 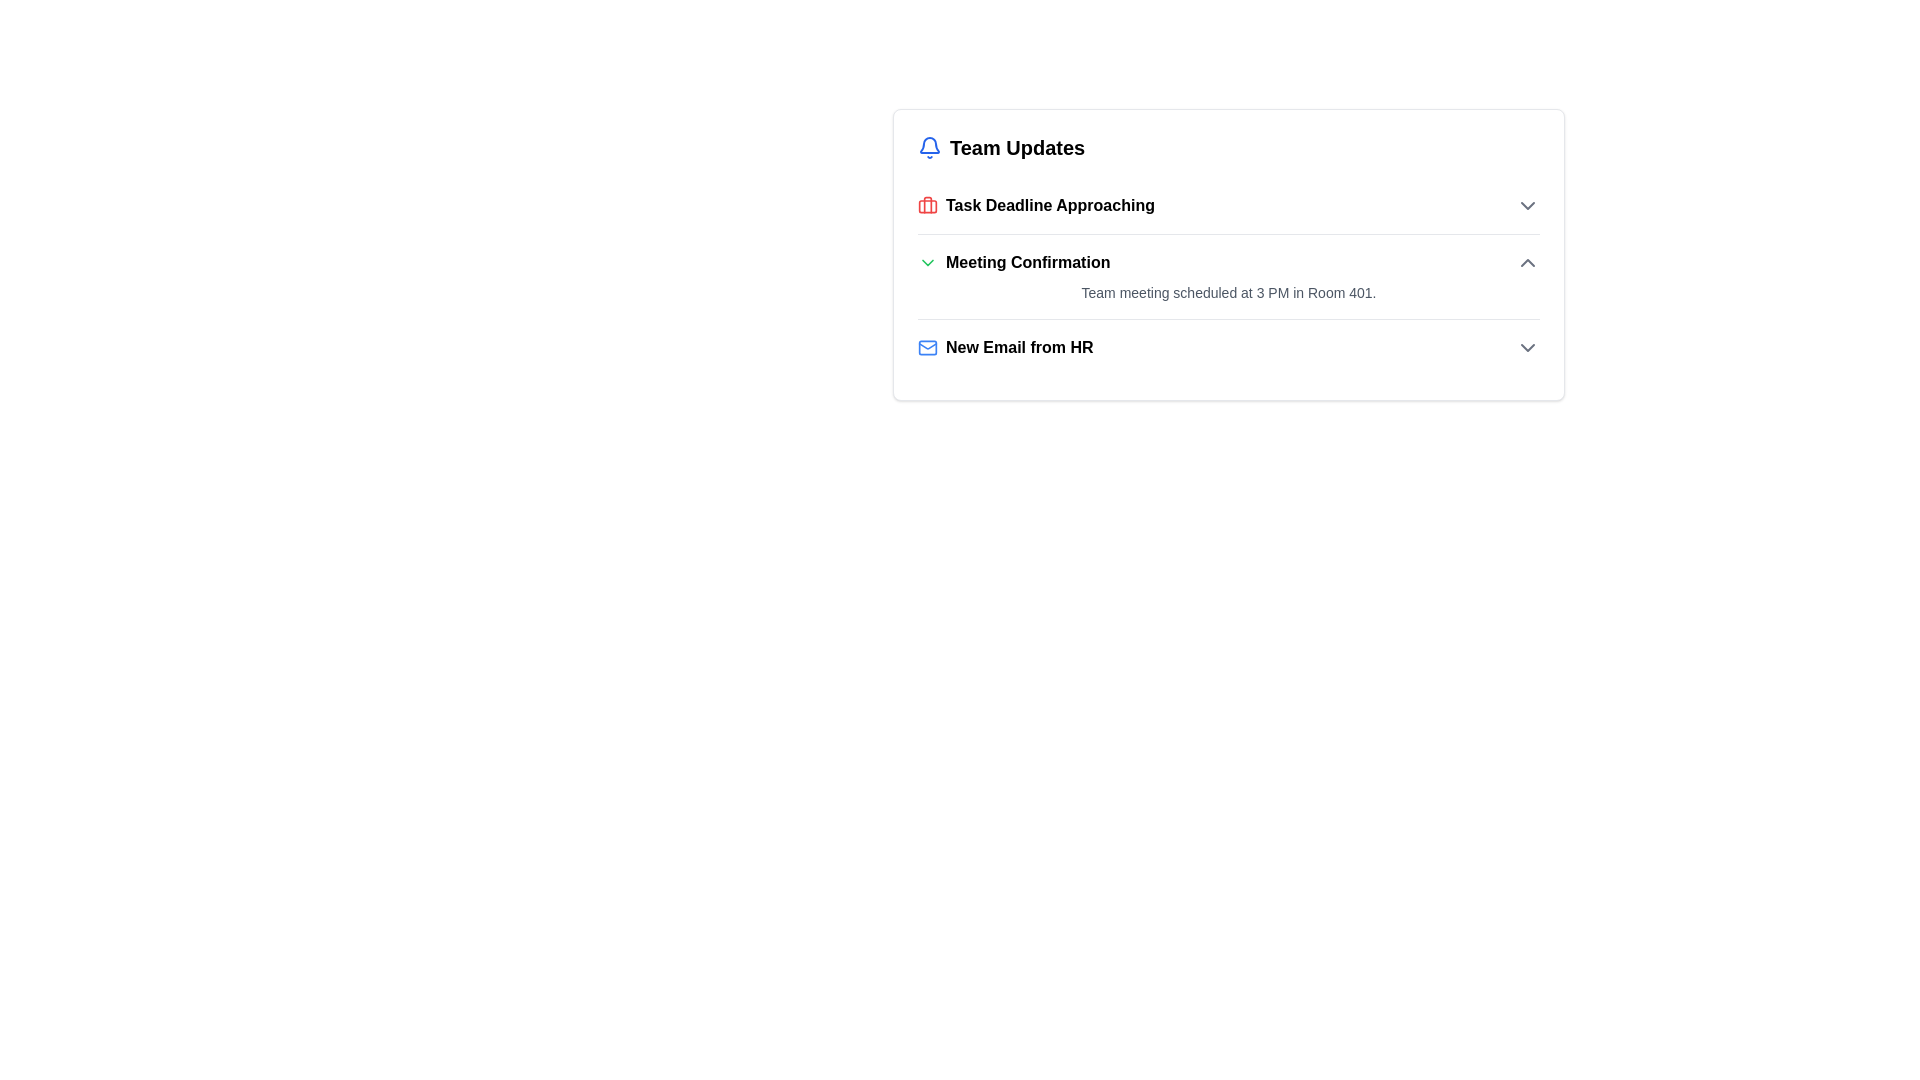 I want to click on the Notification item with an icon and text under the 'Team Updates' section, so click(x=1005, y=346).